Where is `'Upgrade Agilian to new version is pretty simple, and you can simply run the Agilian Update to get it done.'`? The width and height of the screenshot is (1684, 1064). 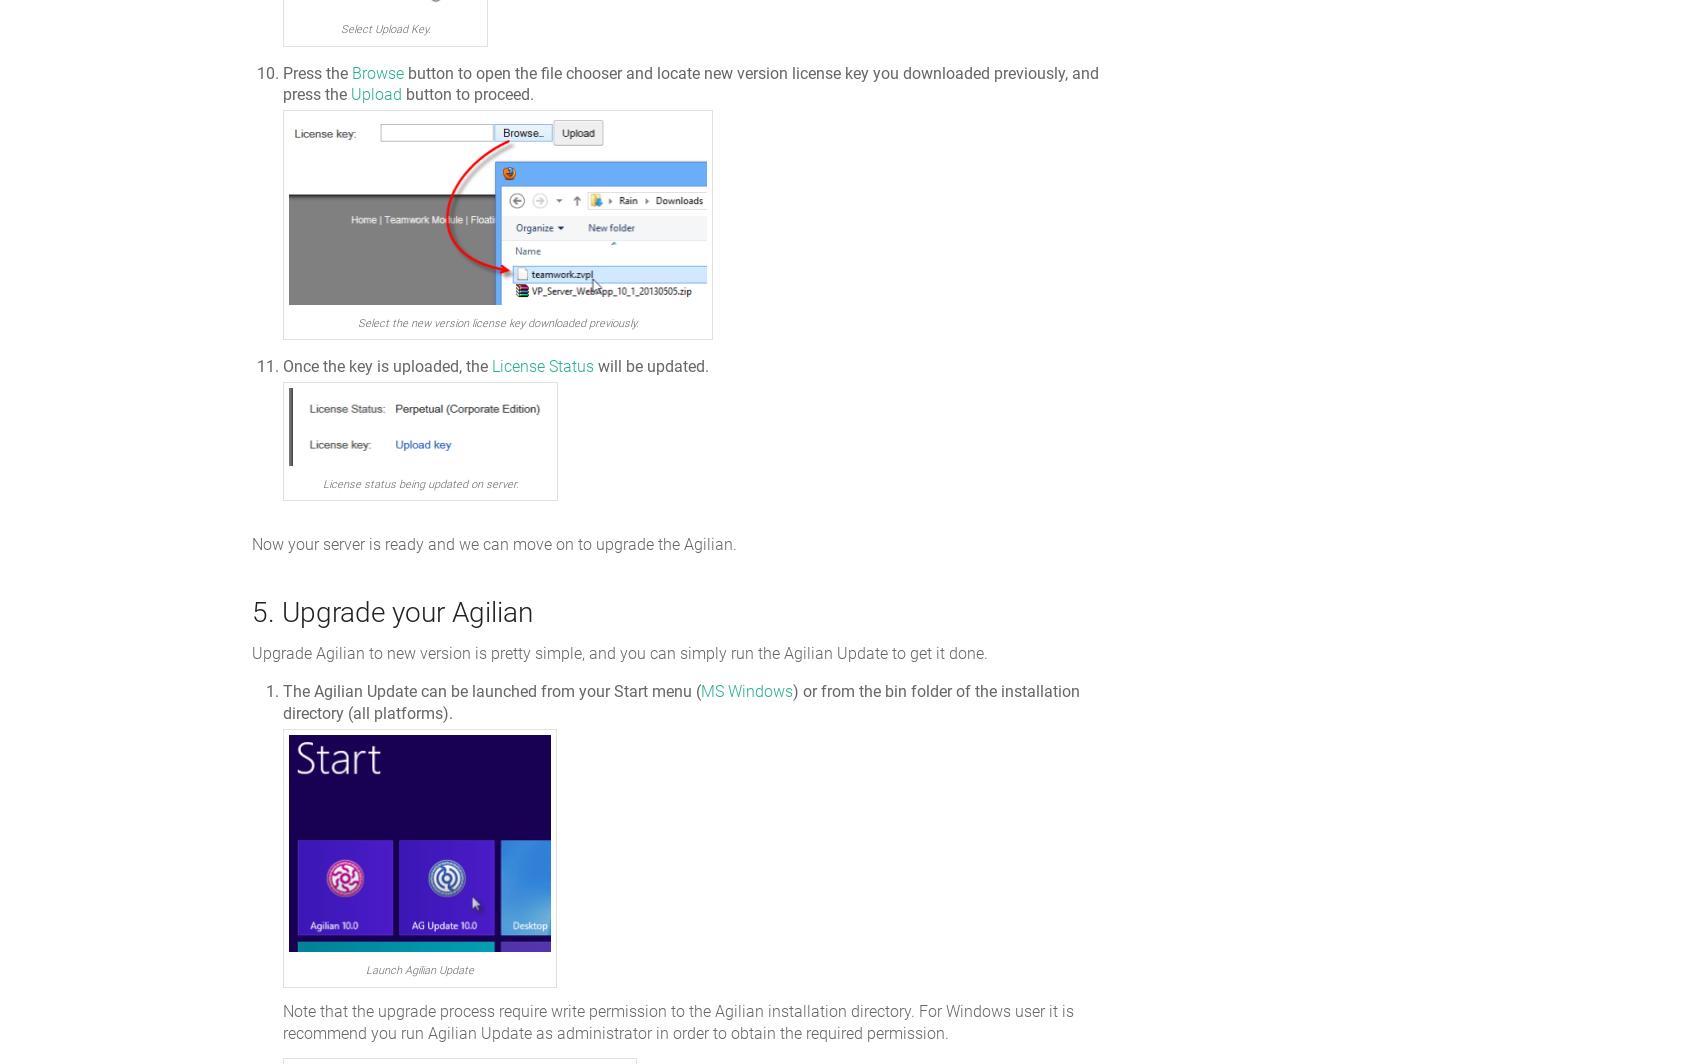
'Upgrade Agilian to new version is pretty simple, and you can simply run the Agilian Update to get it done.' is located at coordinates (619, 653).